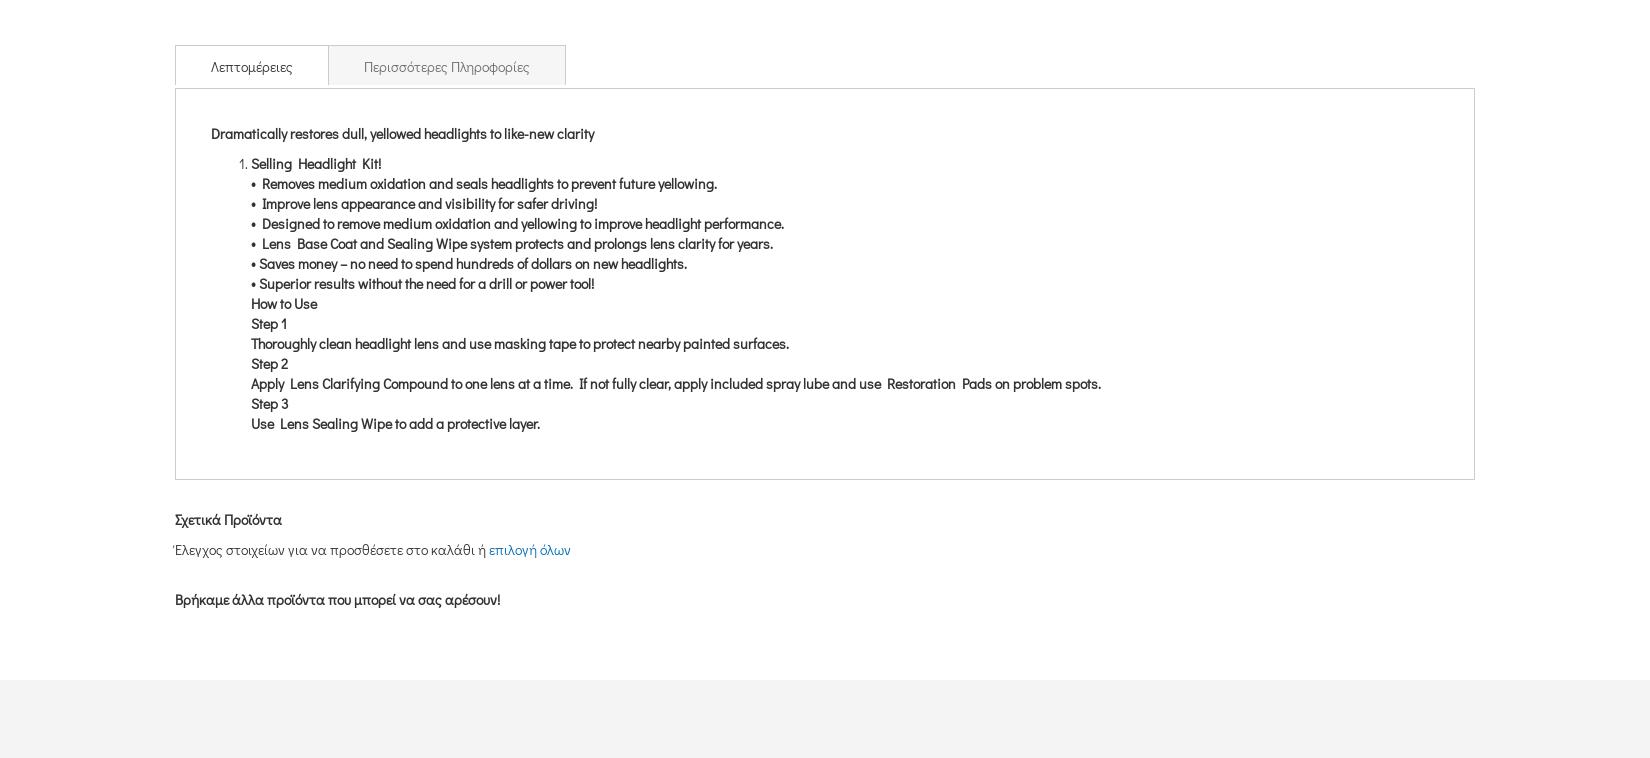 Image resolution: width=1650 pixels, height=758 pixels. What do you see at coordinates (250, 302) in the screenshot?
I see `'How to Use'` at bounding box center [250, 302].